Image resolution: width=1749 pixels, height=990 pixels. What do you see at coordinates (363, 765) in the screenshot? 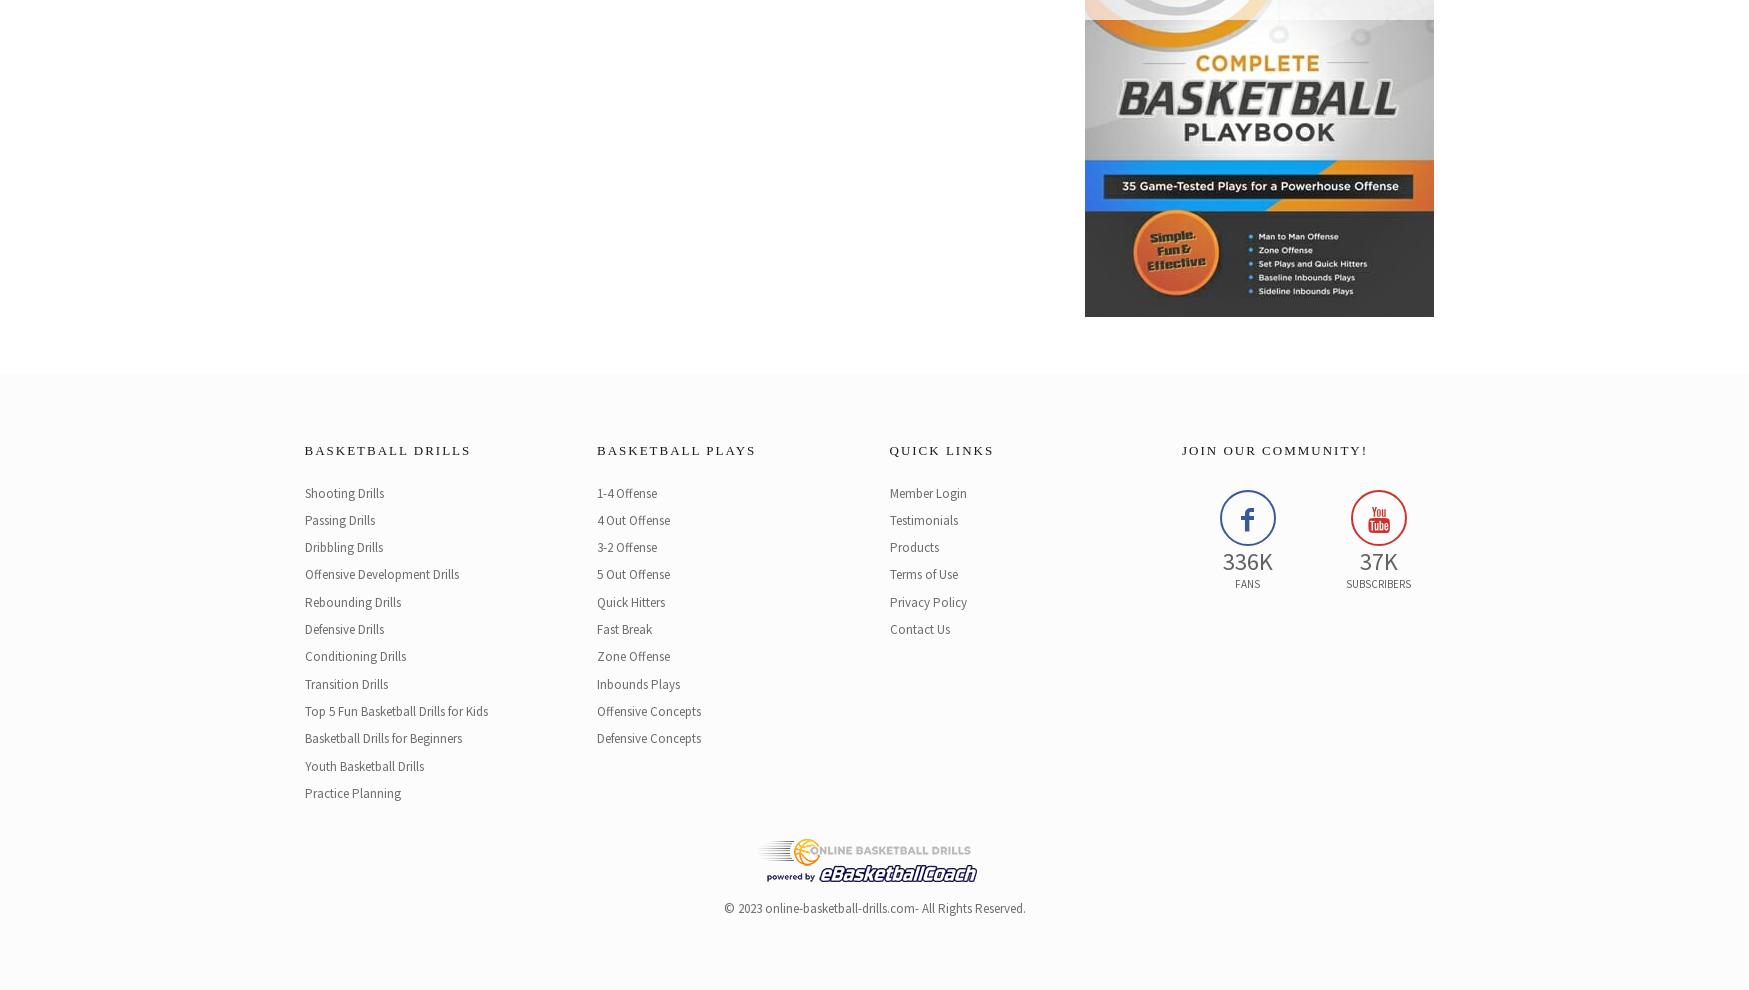
I see `'Youth Basketball Drills'` at bounding box center [363, 765].